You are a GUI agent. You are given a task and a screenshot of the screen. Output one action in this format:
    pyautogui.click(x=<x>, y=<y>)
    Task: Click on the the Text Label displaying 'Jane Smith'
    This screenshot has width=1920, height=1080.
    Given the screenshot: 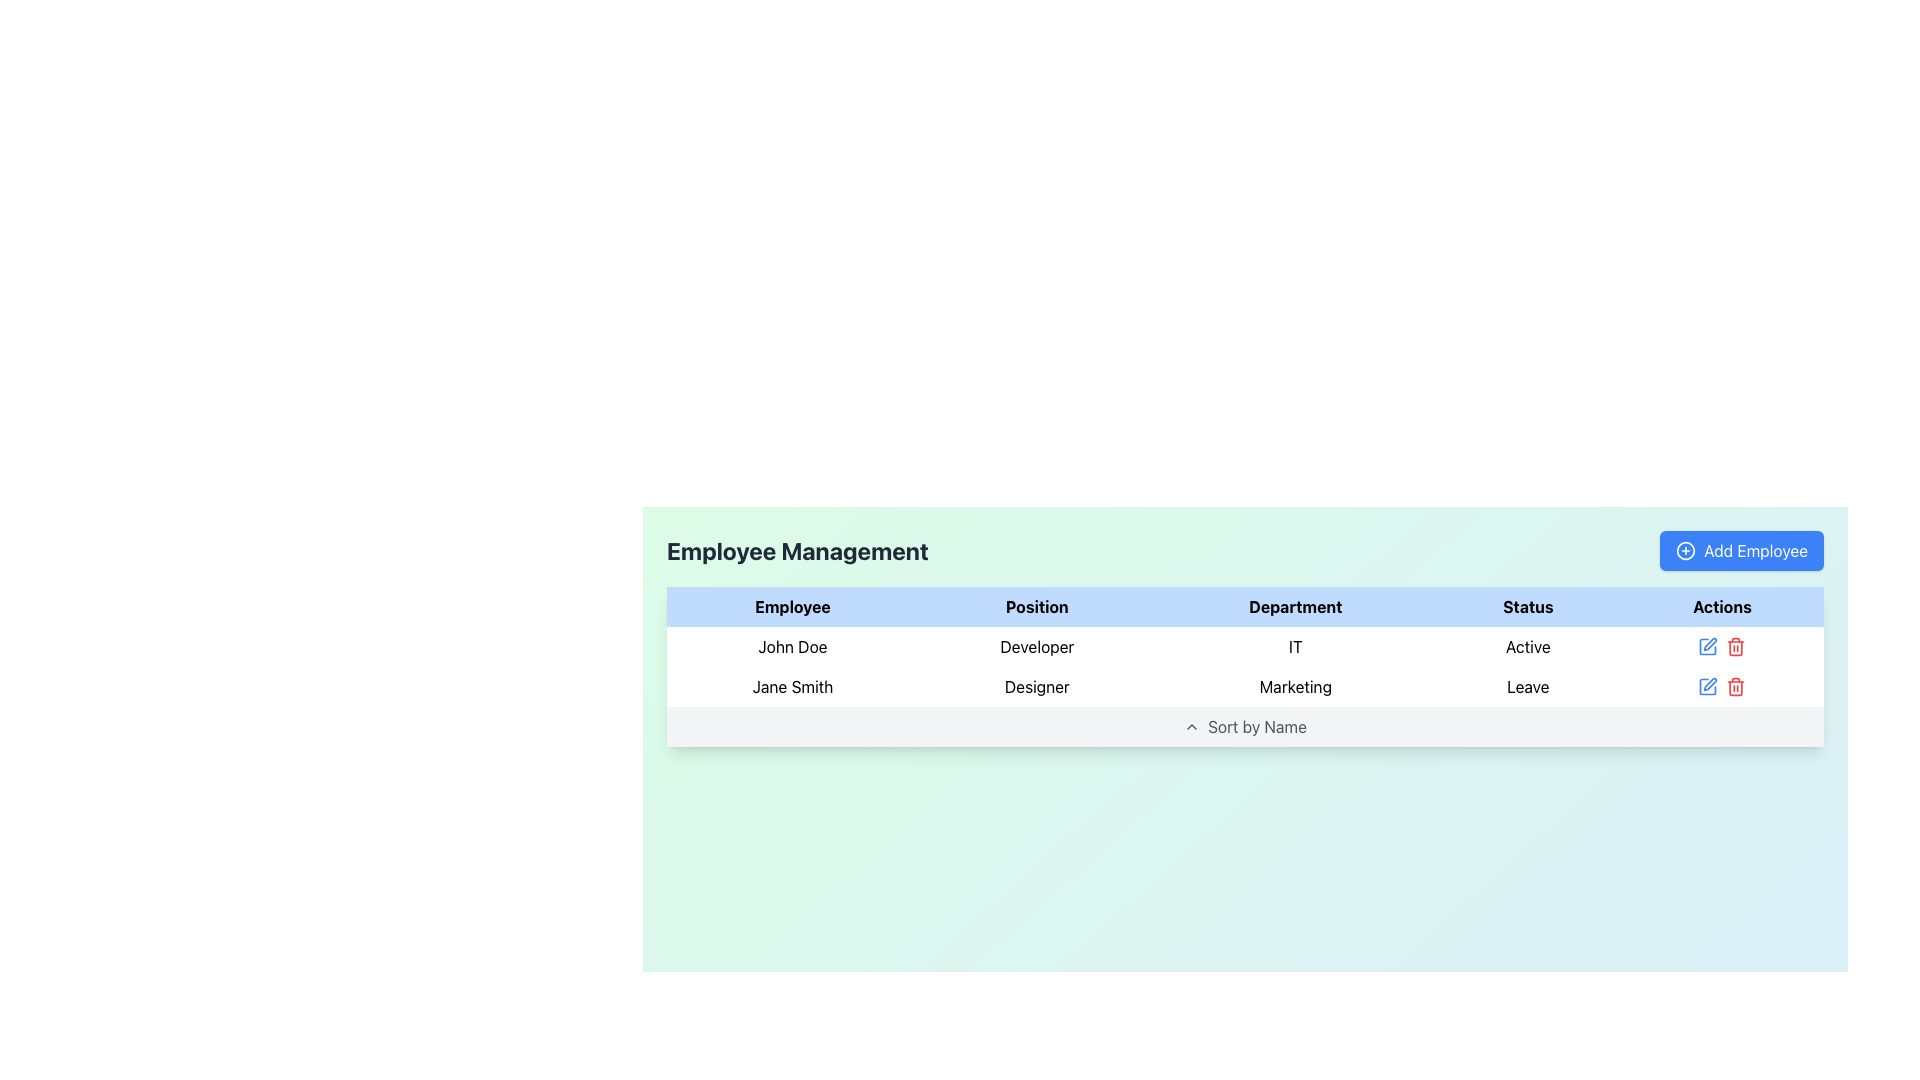 What is the action you would take?
    pyautogui.click(x=791, y=685)
    